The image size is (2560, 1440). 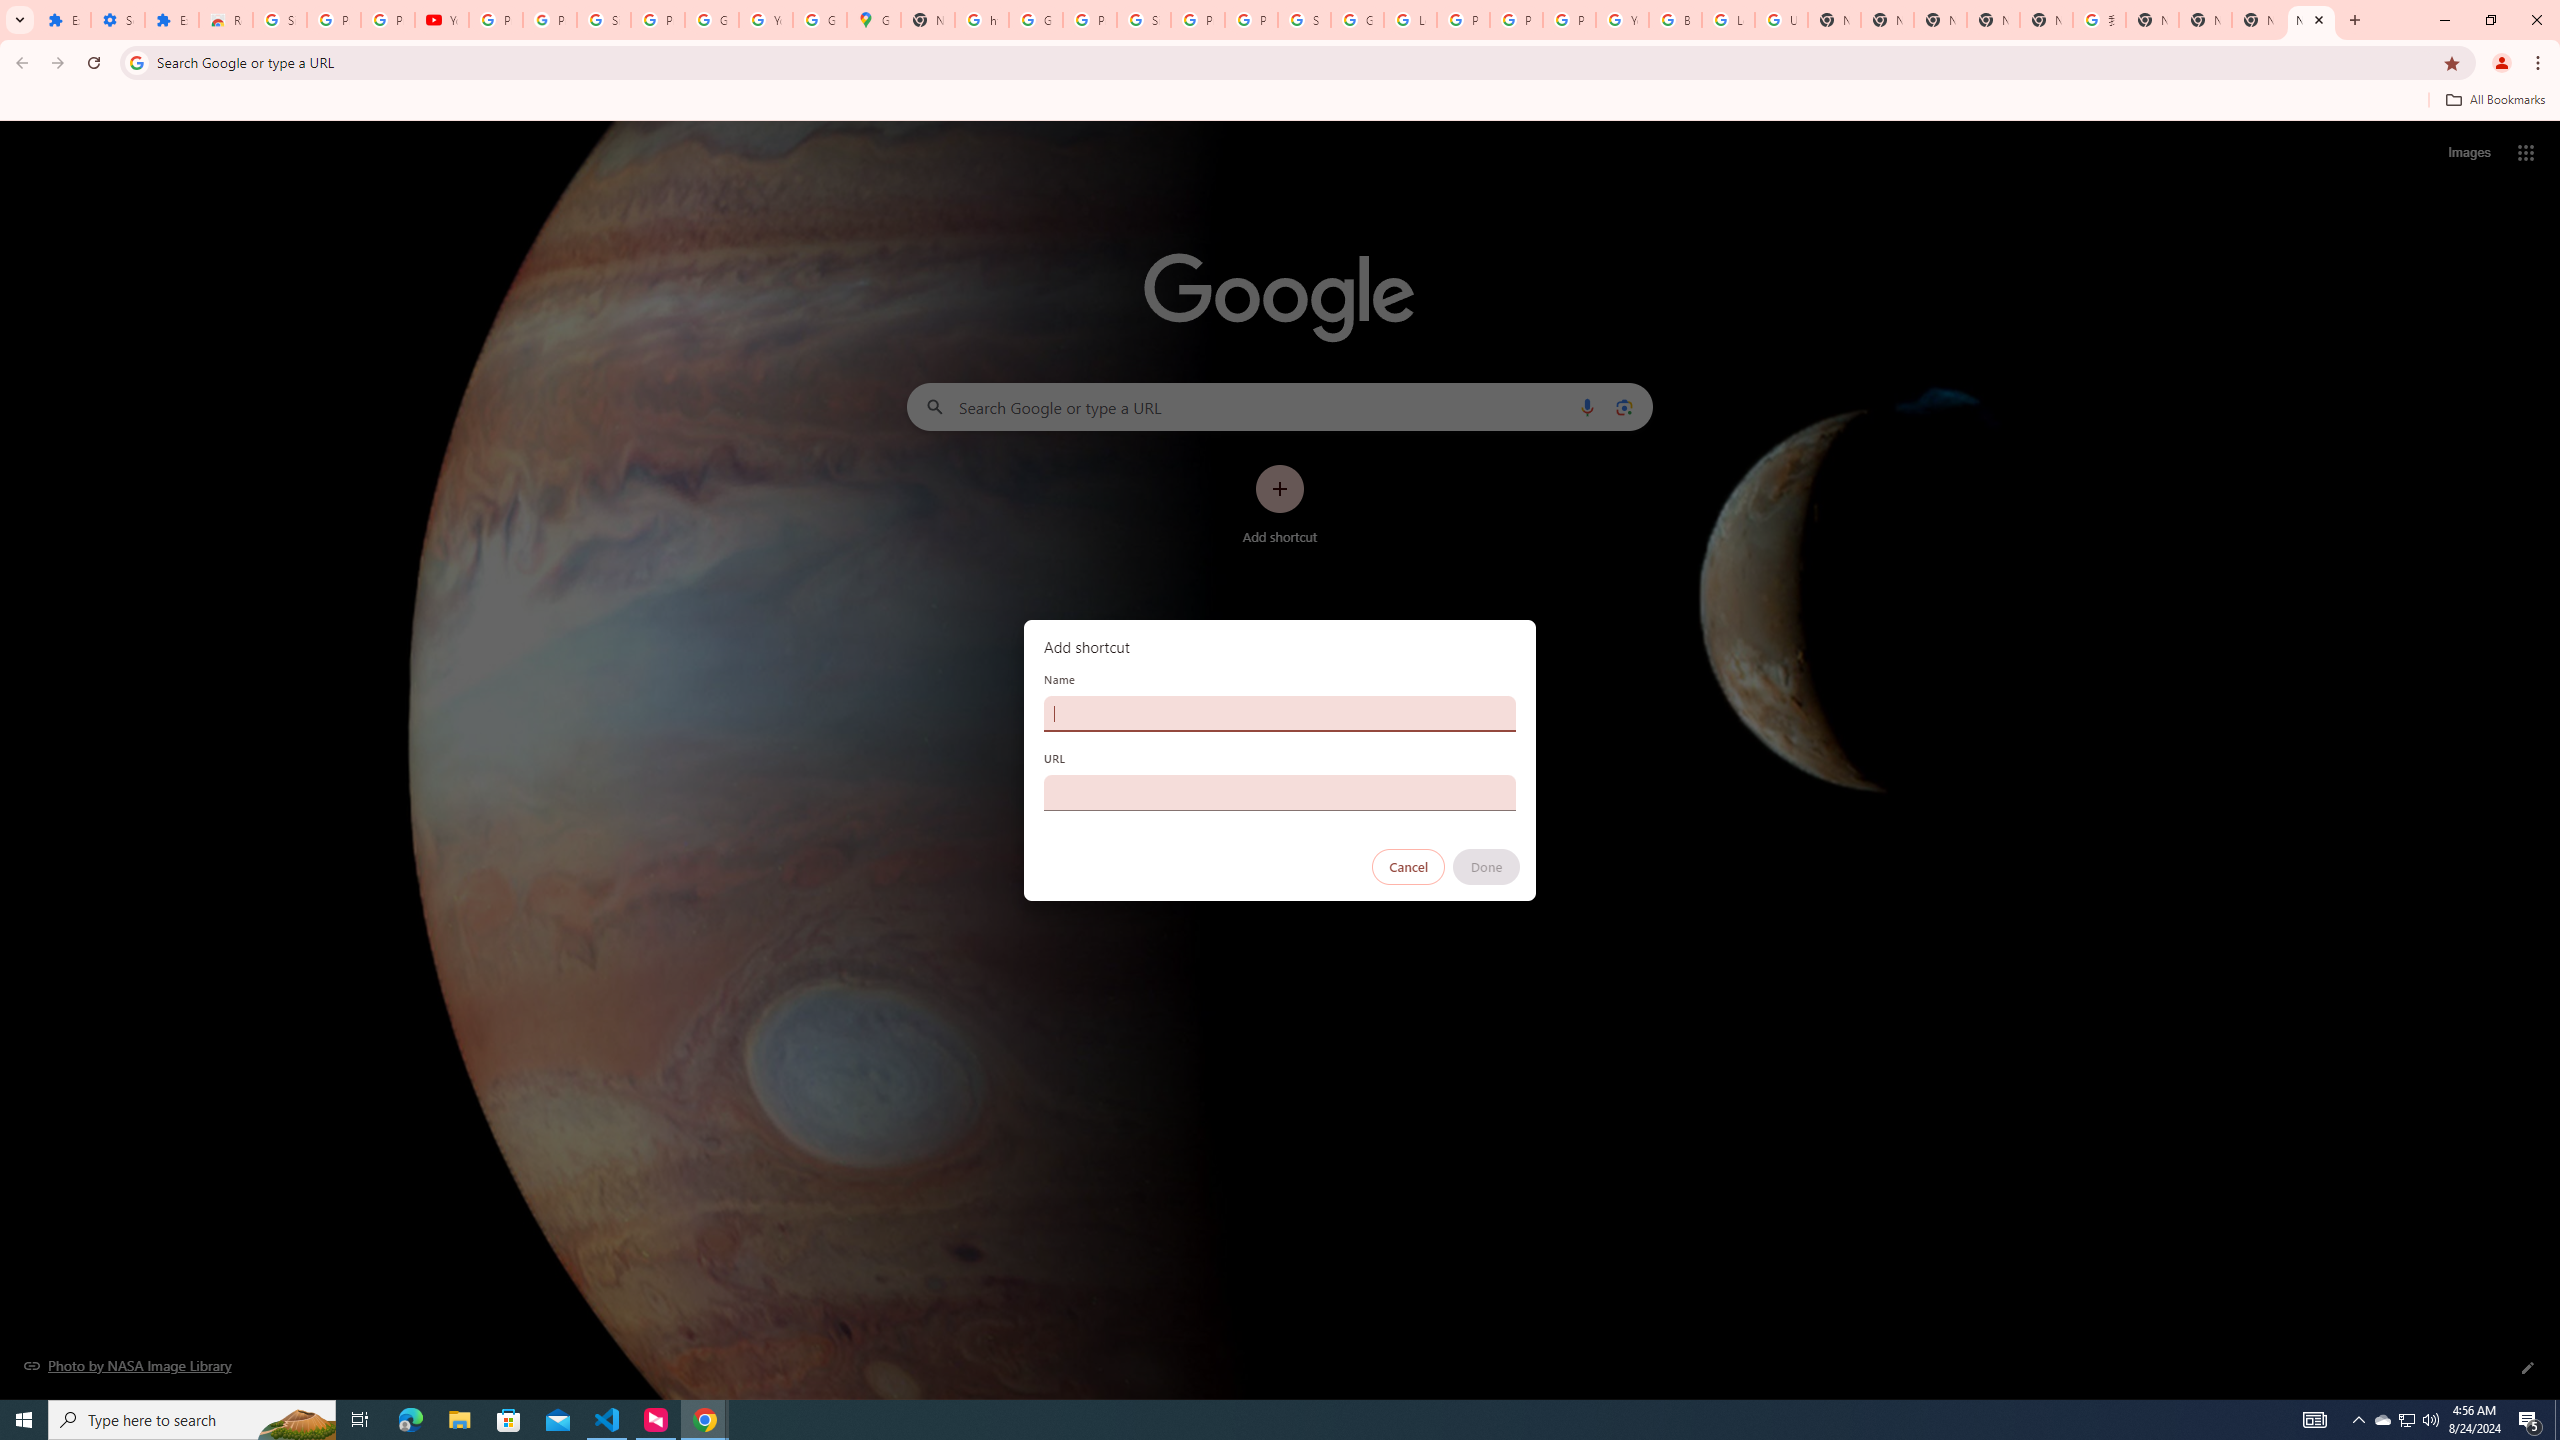 I want to click on 'YouTube', so click(x=765, y=19).